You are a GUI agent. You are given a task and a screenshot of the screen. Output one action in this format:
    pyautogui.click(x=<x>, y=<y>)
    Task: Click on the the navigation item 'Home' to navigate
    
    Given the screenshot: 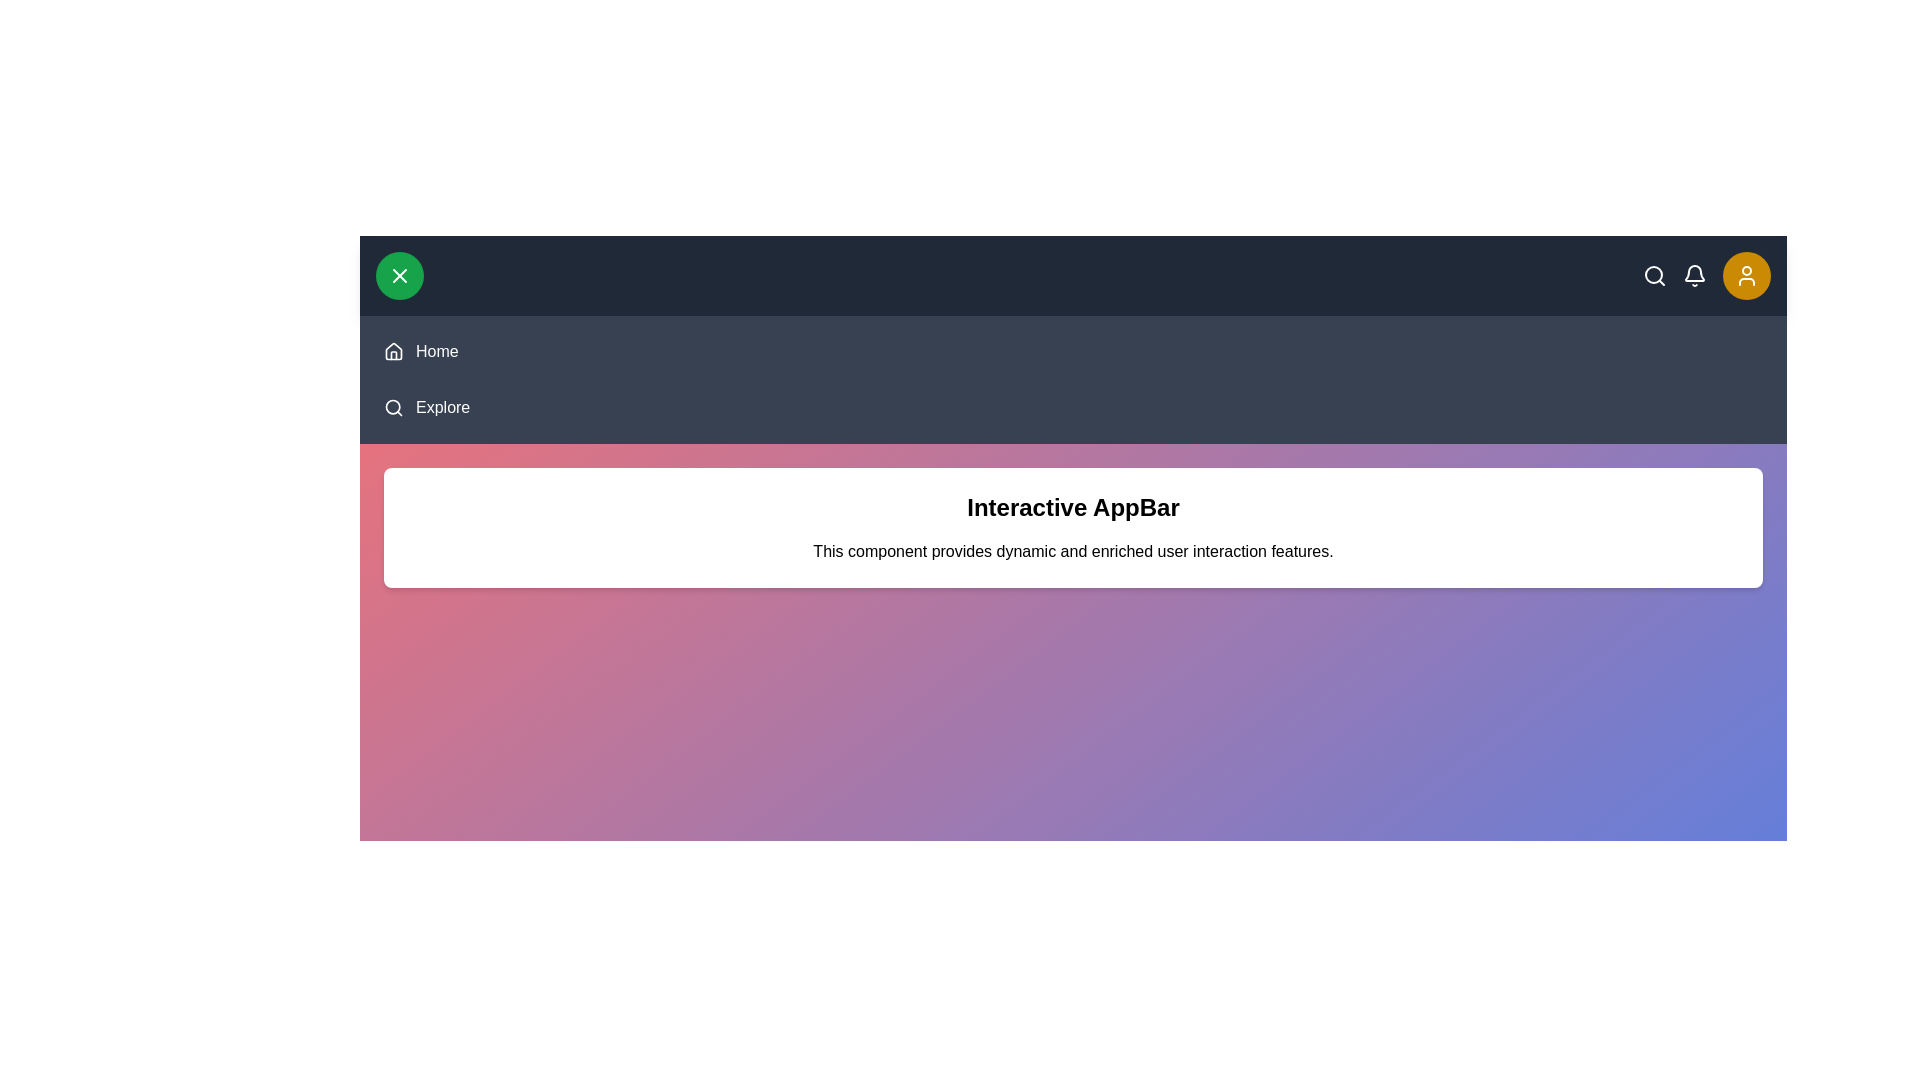 What is the action you would take?
    pyautogui.click(x=435, y=350)
    